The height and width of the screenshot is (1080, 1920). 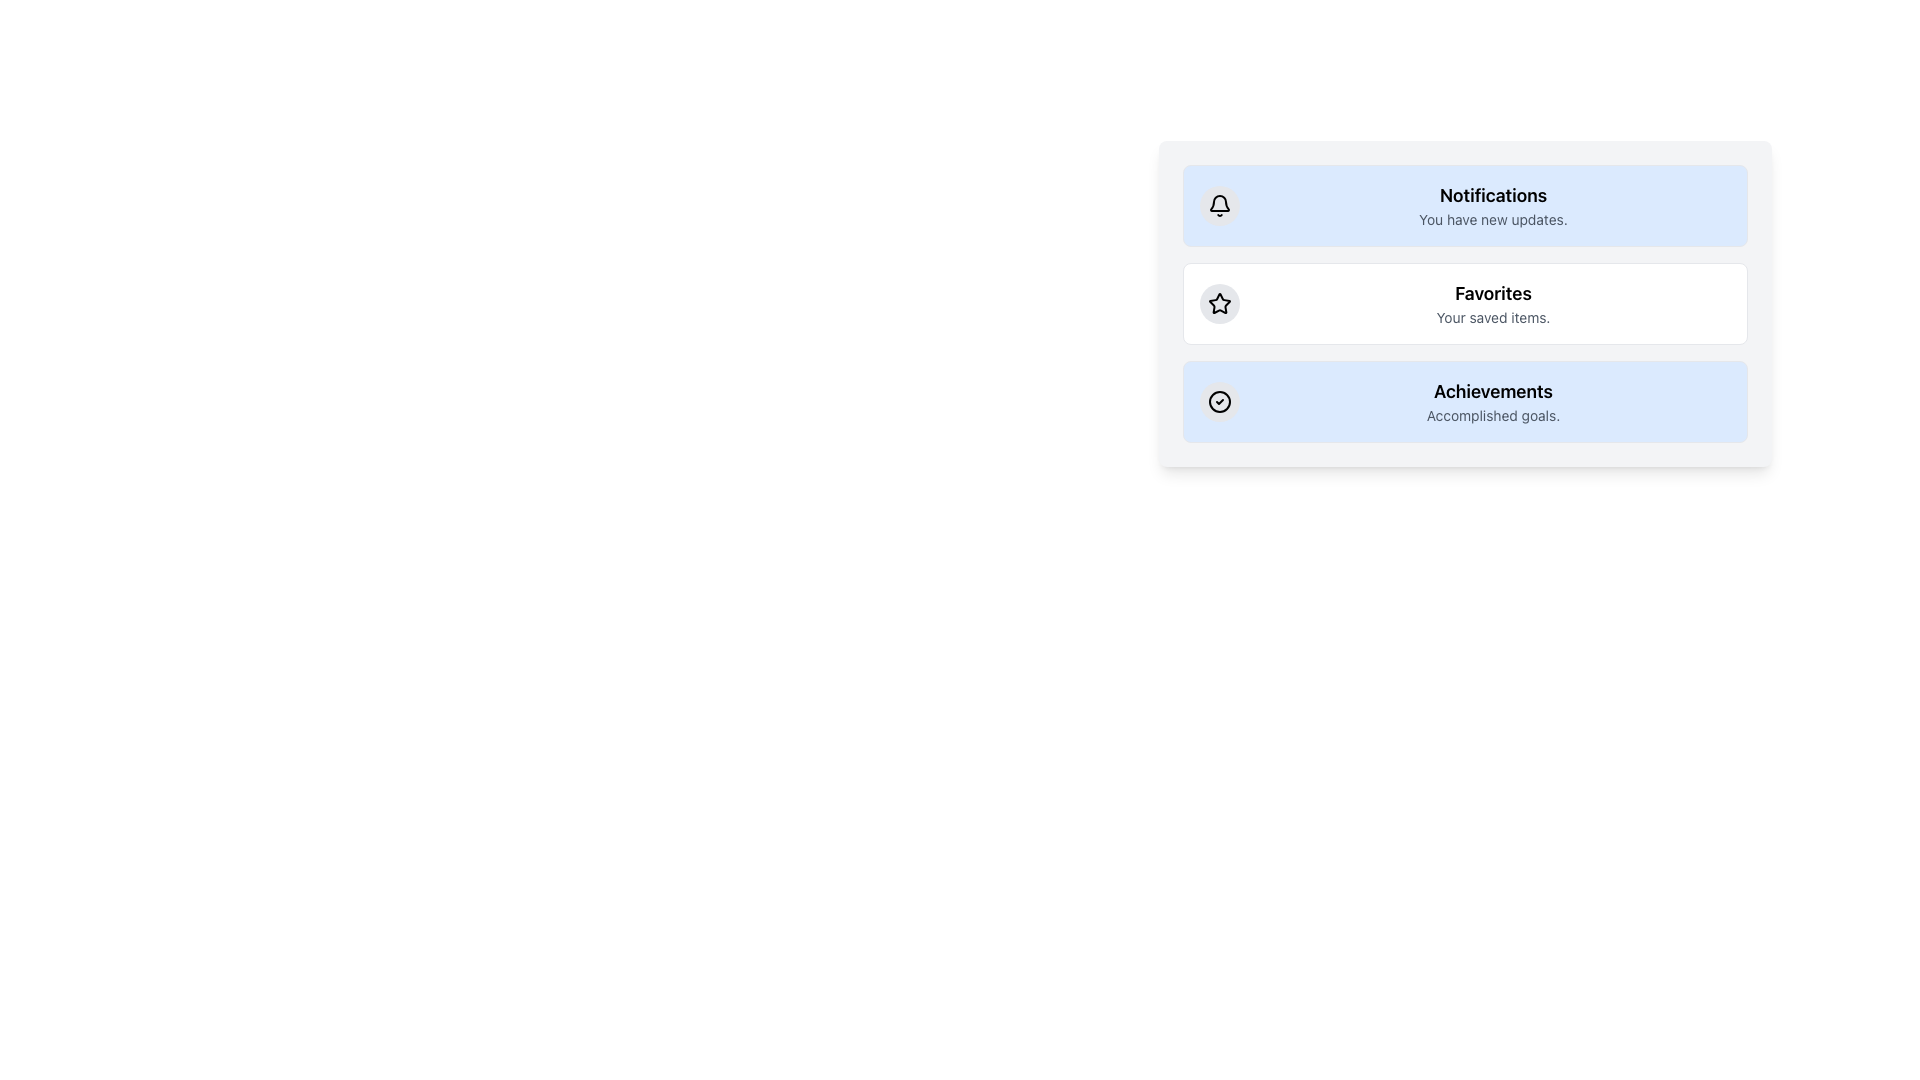 What do you see at coordinates (1493, 415) in the screenshot?
I see `the text displaying 'Accomplished goals.'` at bounding box center [1493, 415].